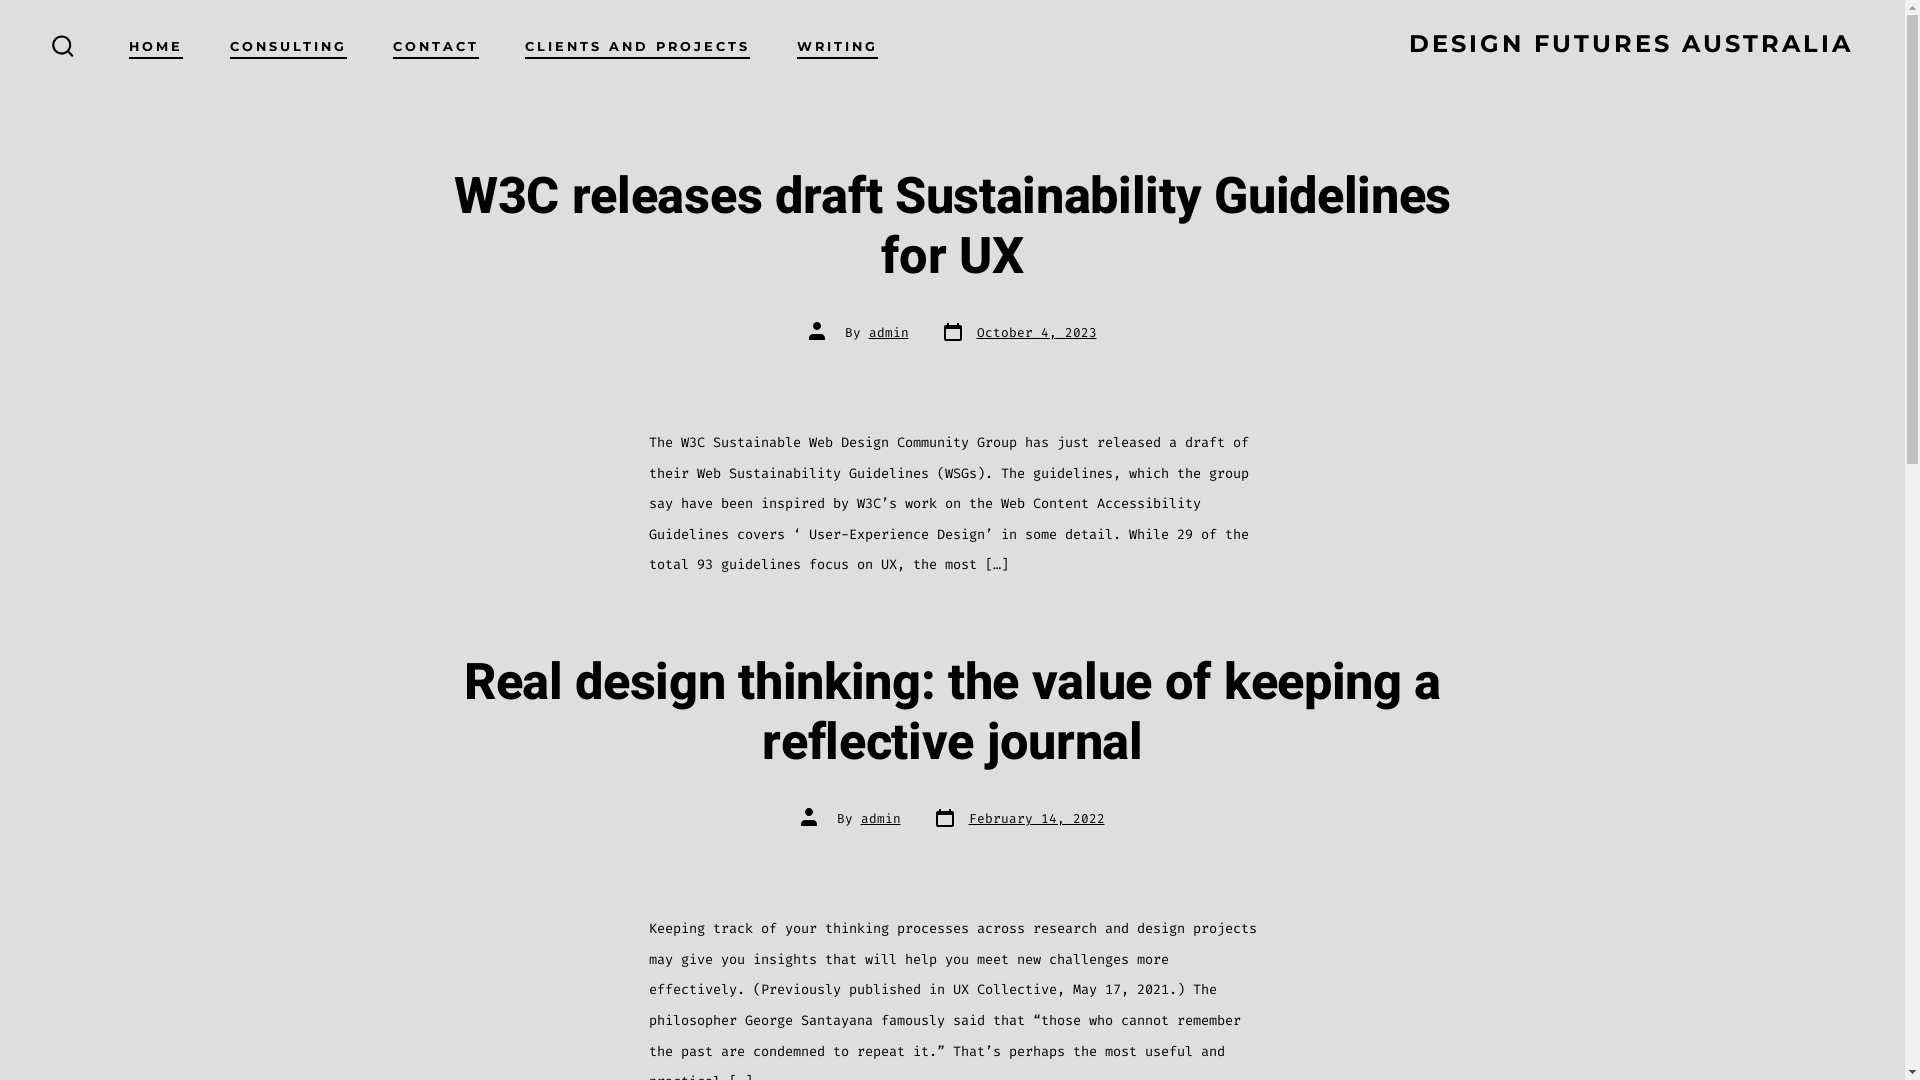 The image size is (1920, 1080). What do you see at coordinates (795, 46) in the screenshot?
I see `'WRITING'` at bounding box center [795, 46].